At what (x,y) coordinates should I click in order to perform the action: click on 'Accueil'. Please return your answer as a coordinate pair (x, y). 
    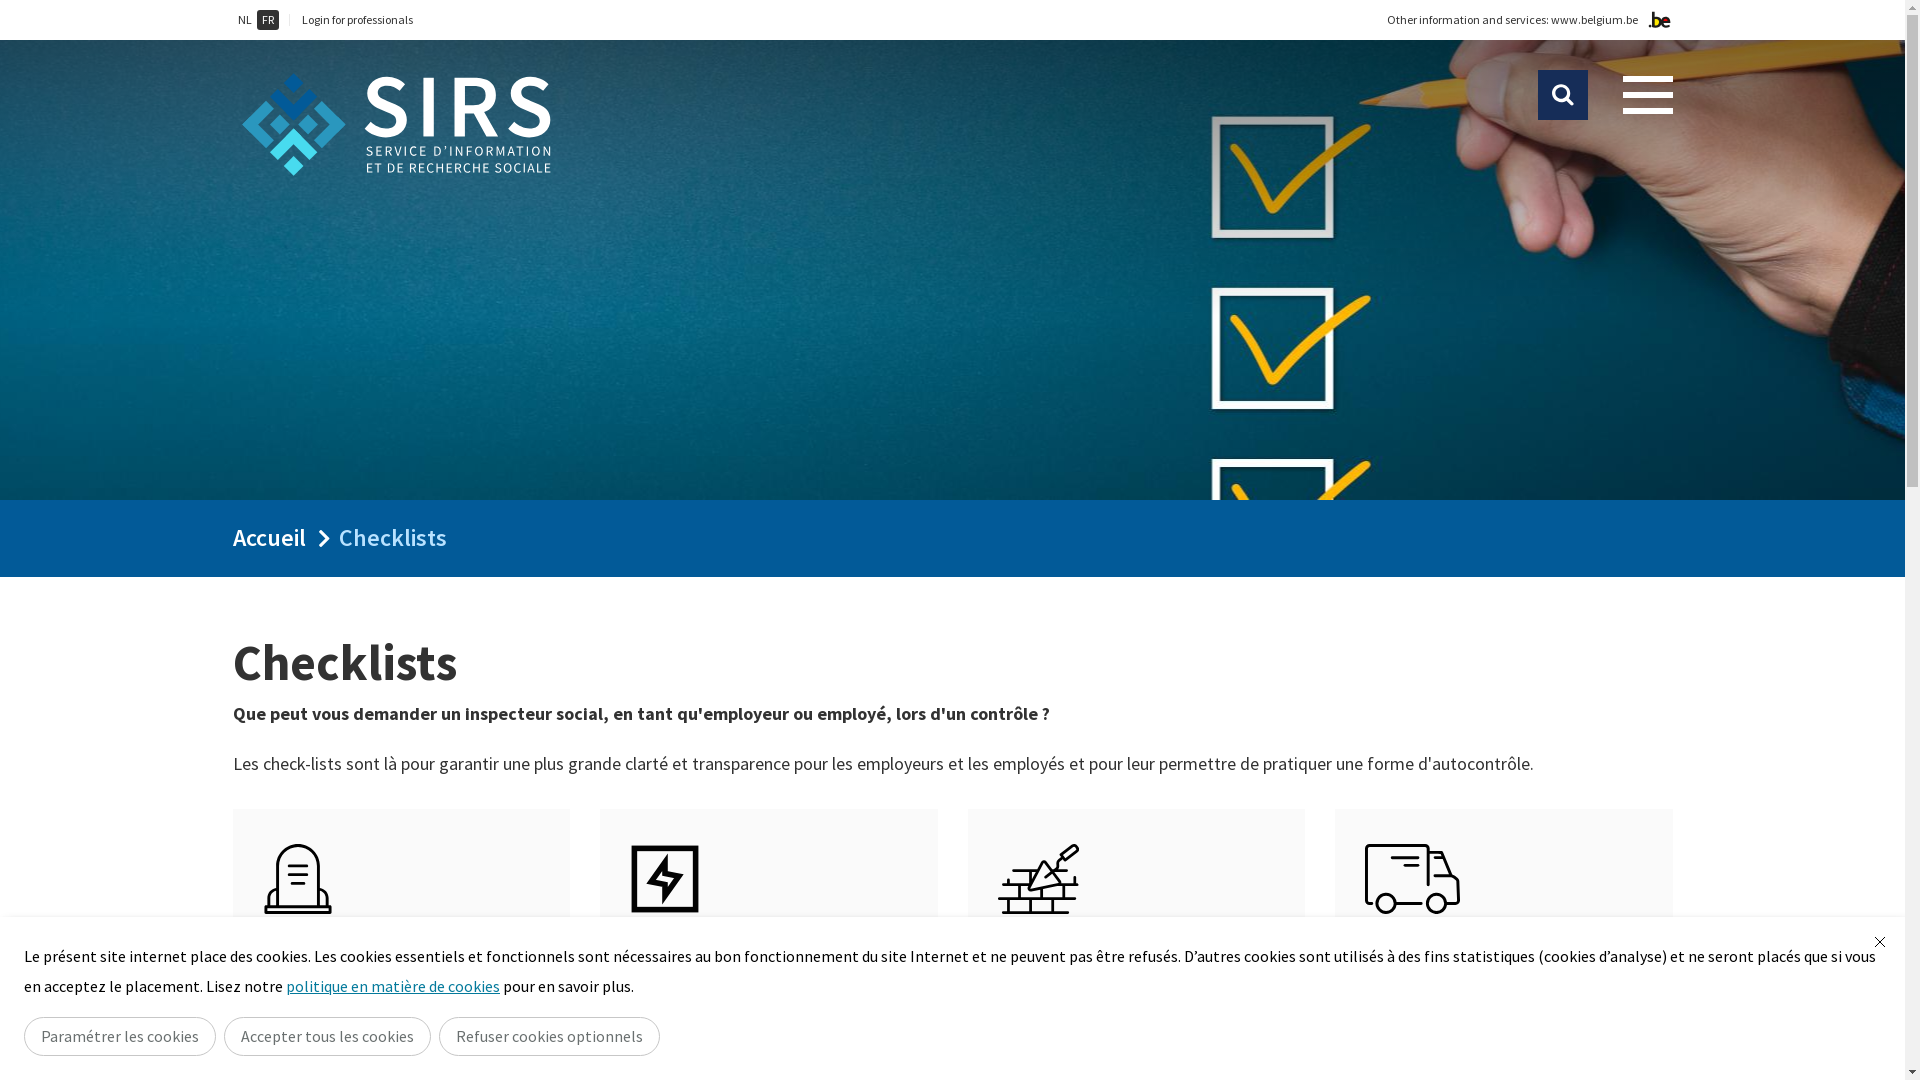
    Looking at the image, I should click on (267, 536).